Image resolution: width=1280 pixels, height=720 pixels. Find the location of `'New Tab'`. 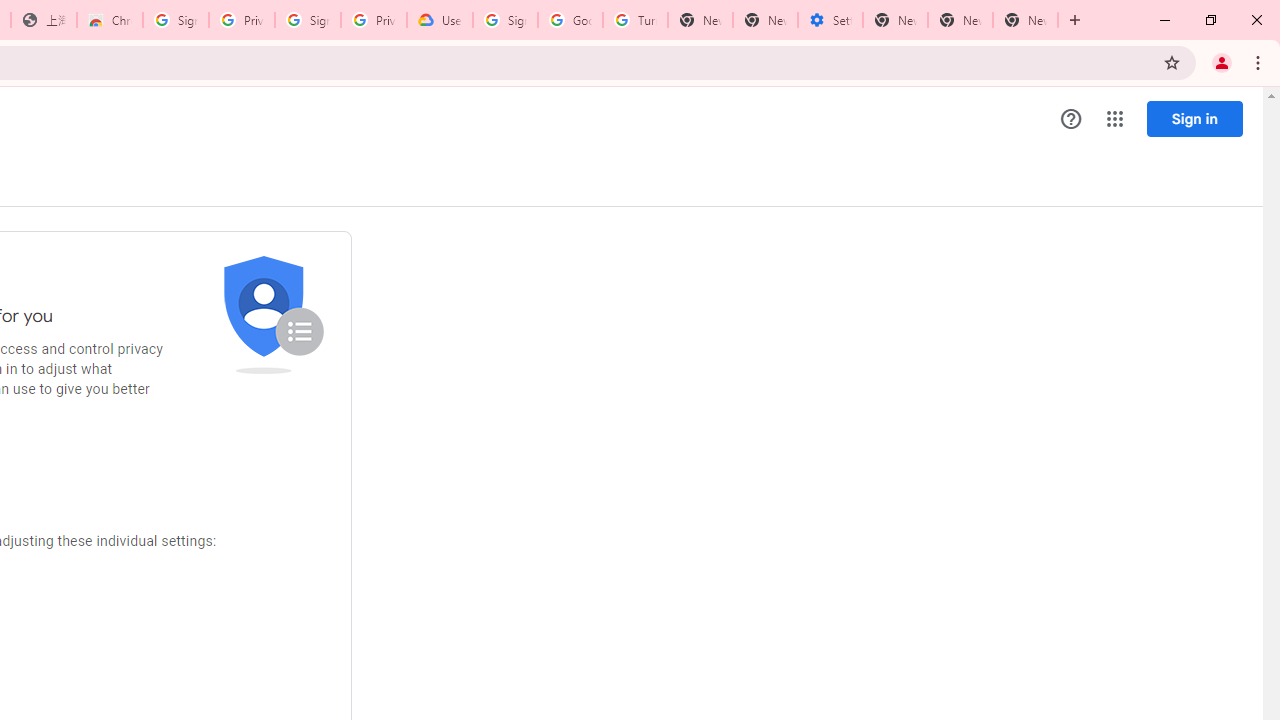

'New Tab' is located at coordinates (1025, 20).